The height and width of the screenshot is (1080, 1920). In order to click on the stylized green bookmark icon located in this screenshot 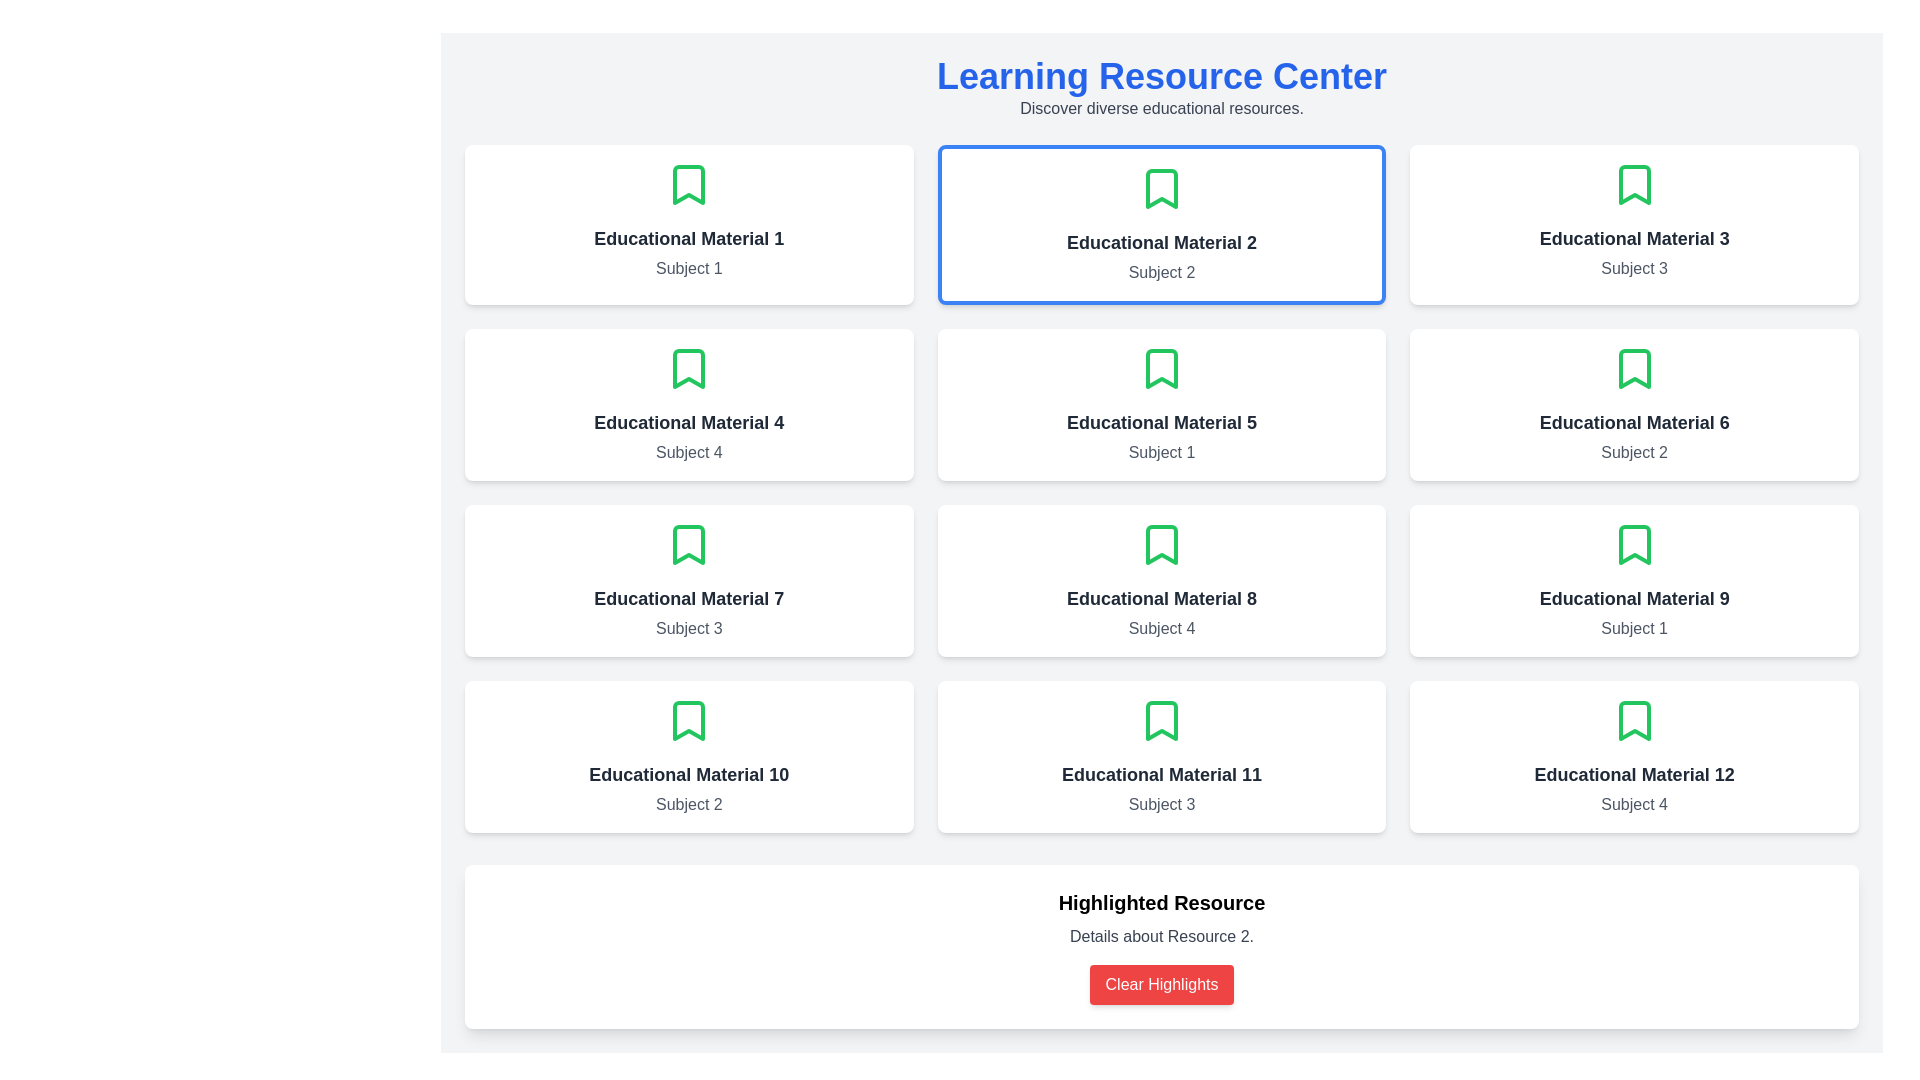, I will do `click(689, 185)`.